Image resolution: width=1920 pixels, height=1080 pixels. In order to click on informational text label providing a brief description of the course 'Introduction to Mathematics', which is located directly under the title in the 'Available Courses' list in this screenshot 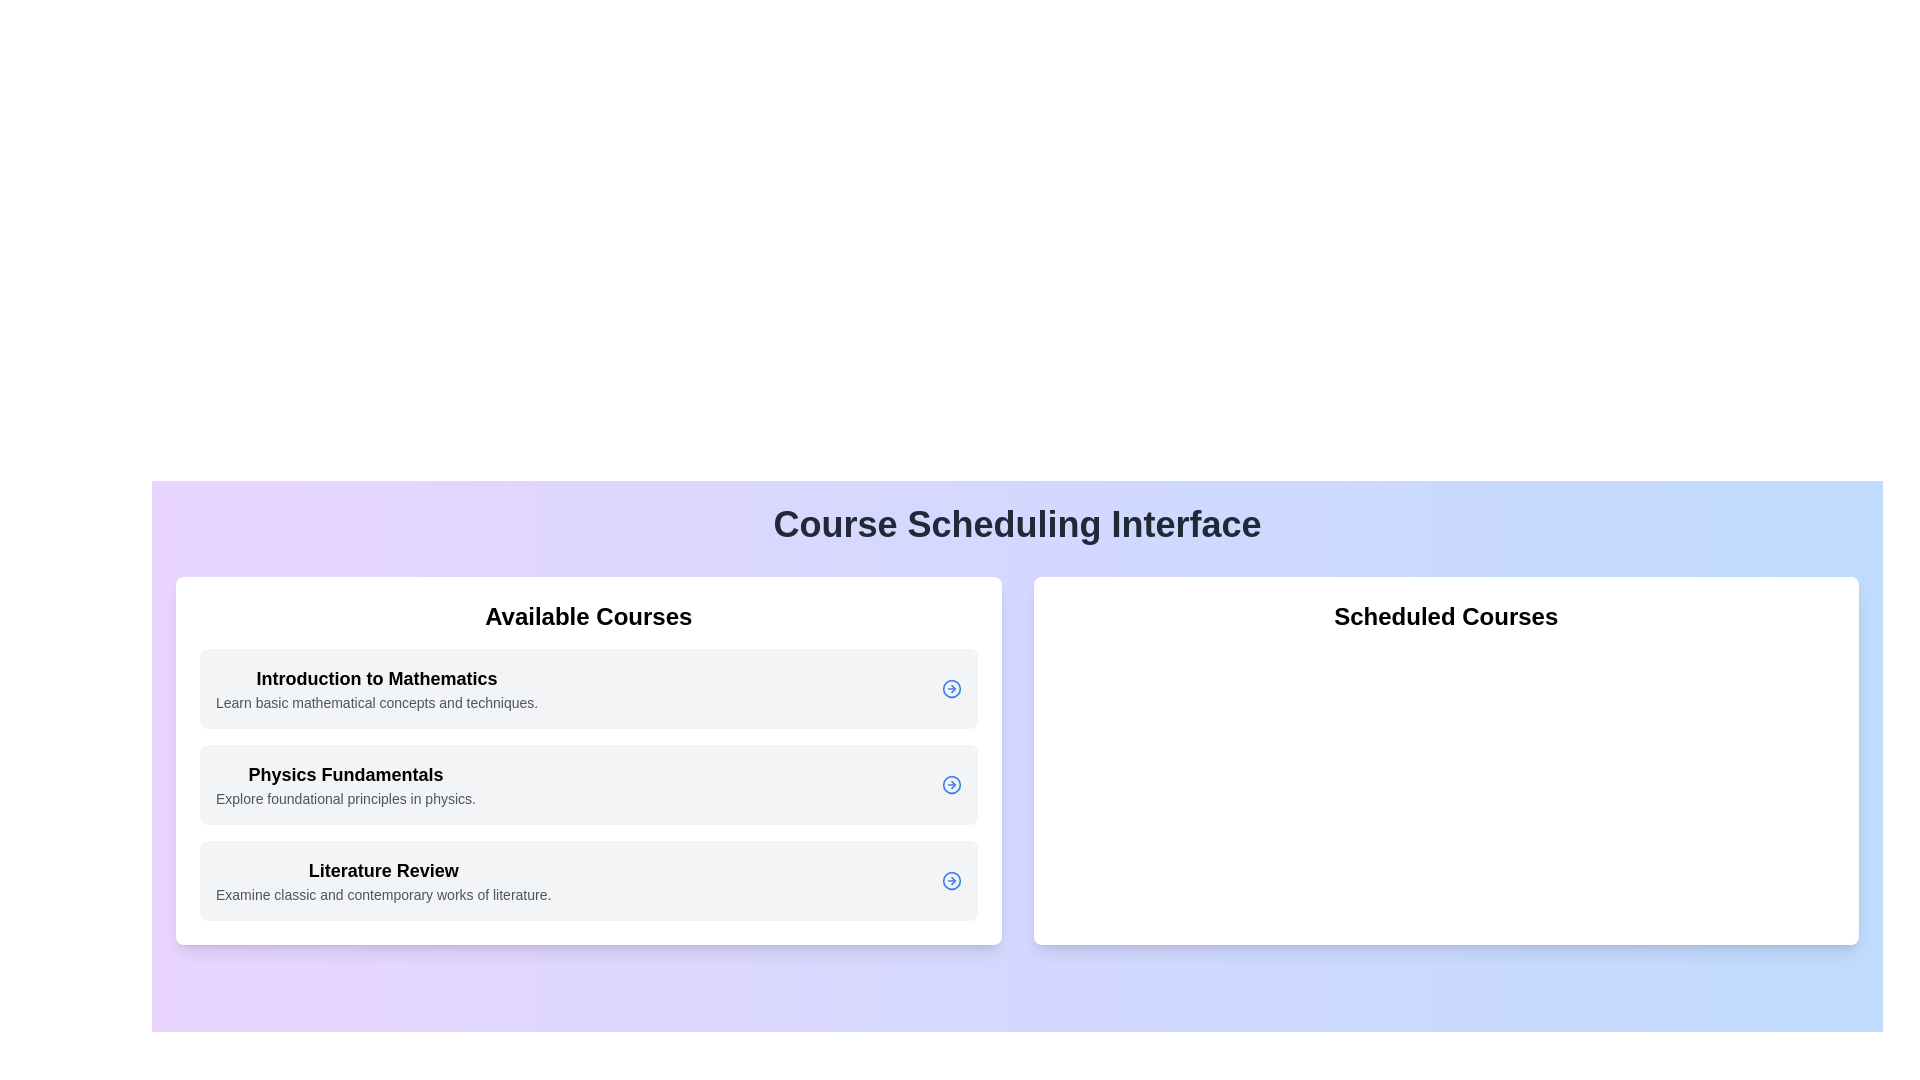, I will do `click(377, 701)`.